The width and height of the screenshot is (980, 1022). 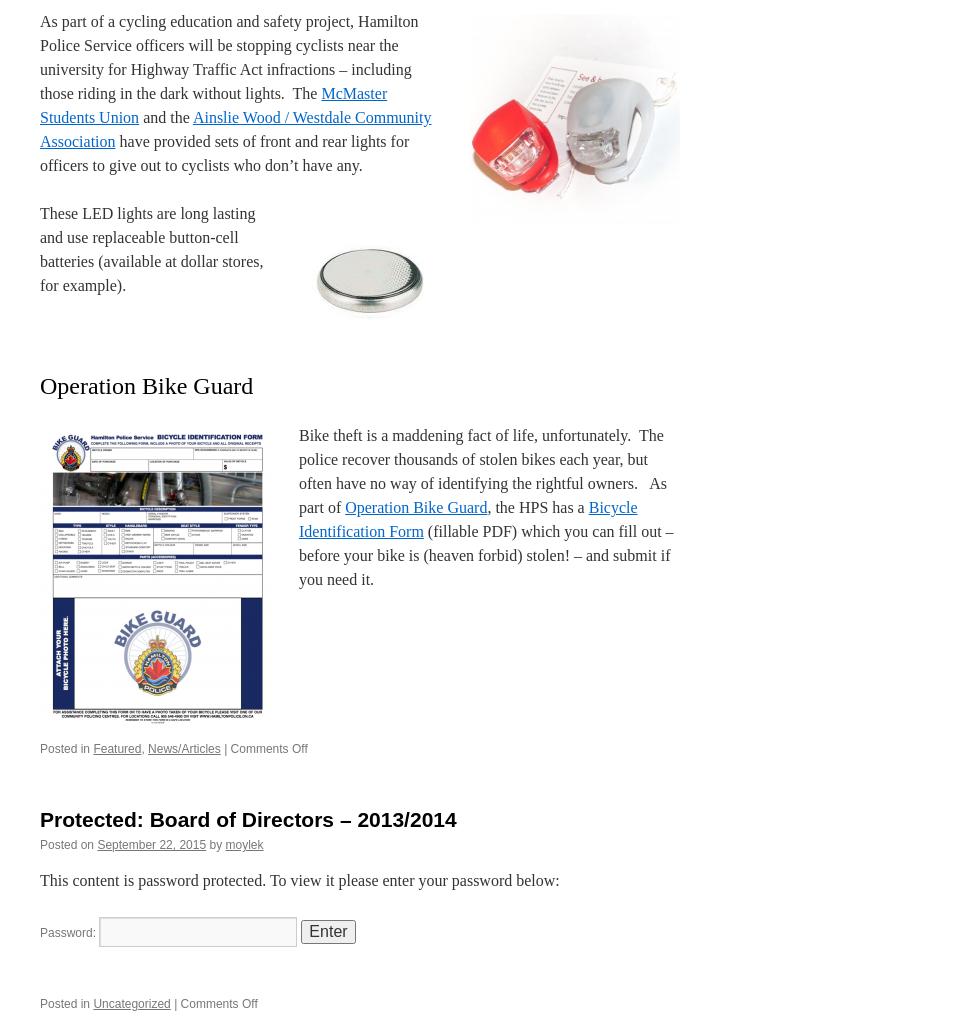 What do you see at coordinates (69, 932) in the screenshot?
I see `'Password:'` at bounding box center [69, 932].